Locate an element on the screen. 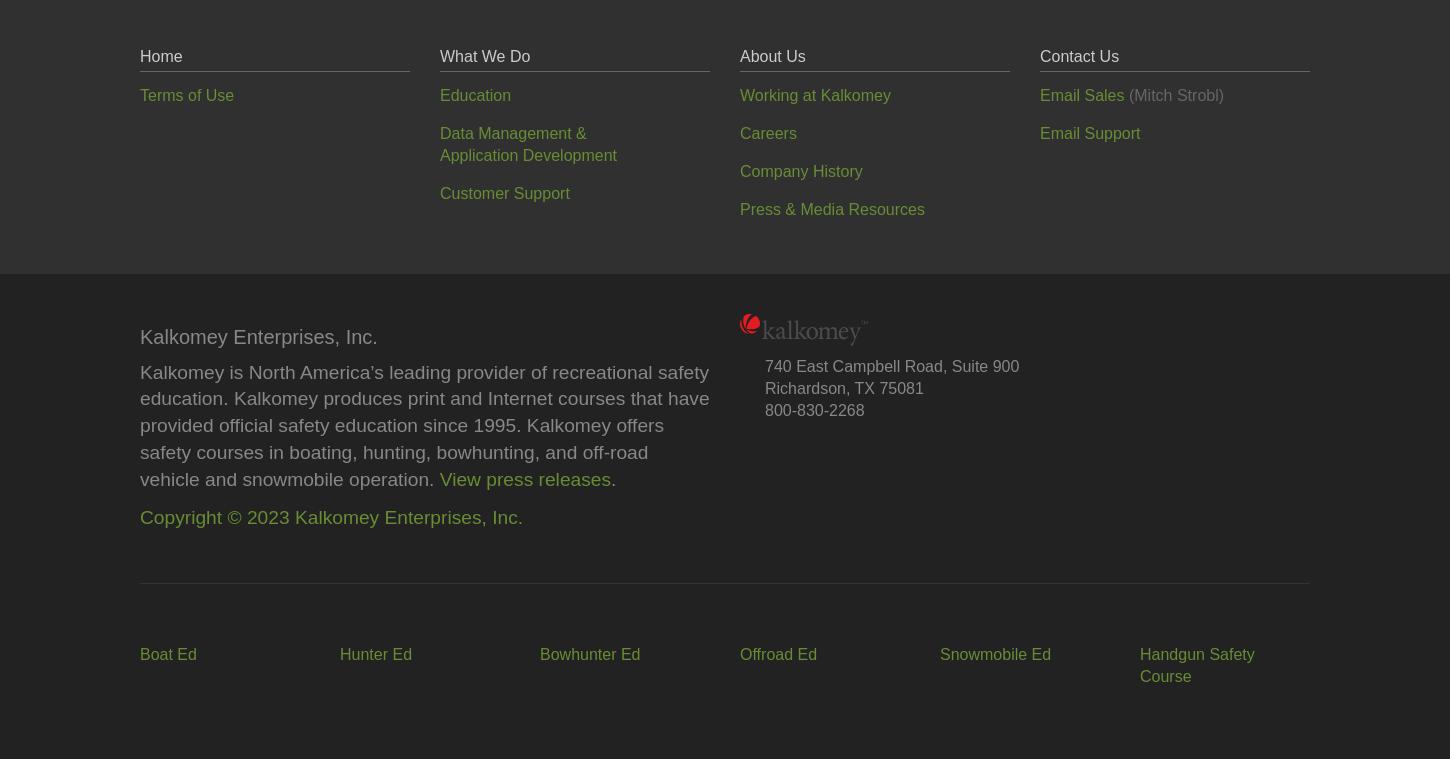  'Email Support' is located at coordinates (1039, 132).